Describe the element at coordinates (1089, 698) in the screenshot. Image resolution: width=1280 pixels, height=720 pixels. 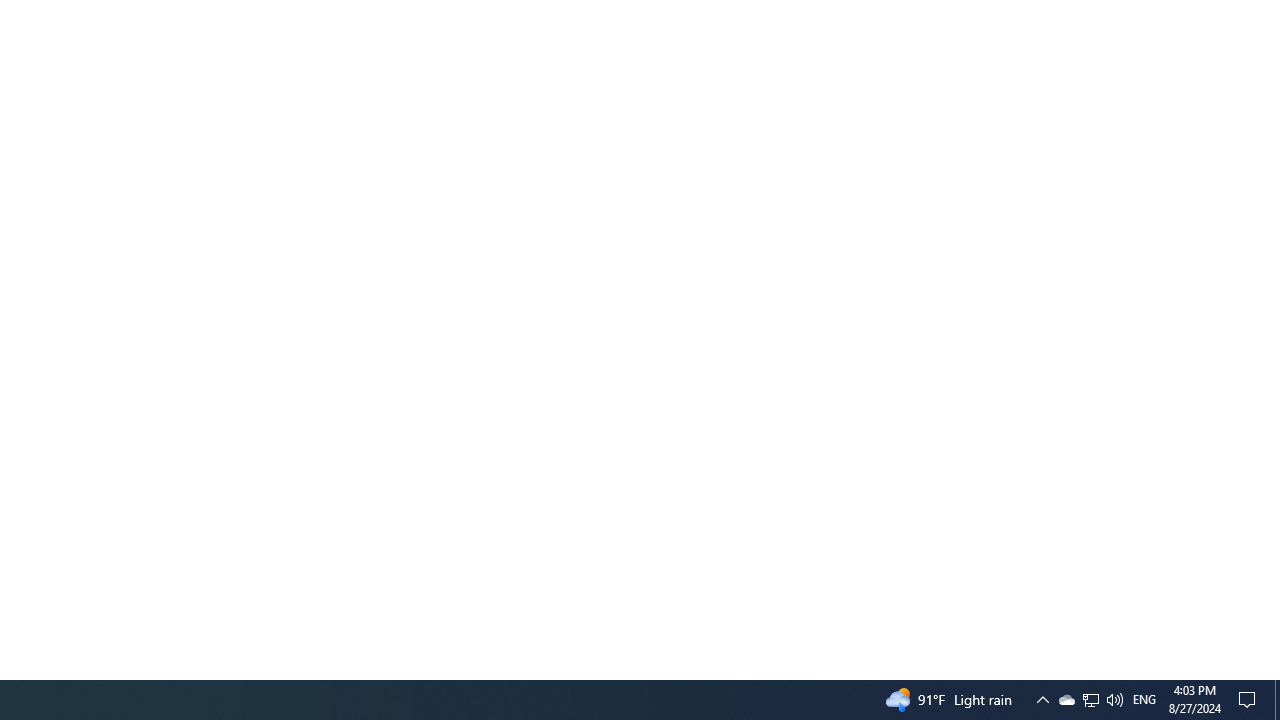
I see `'User Promoted Notification Area'` at that location.